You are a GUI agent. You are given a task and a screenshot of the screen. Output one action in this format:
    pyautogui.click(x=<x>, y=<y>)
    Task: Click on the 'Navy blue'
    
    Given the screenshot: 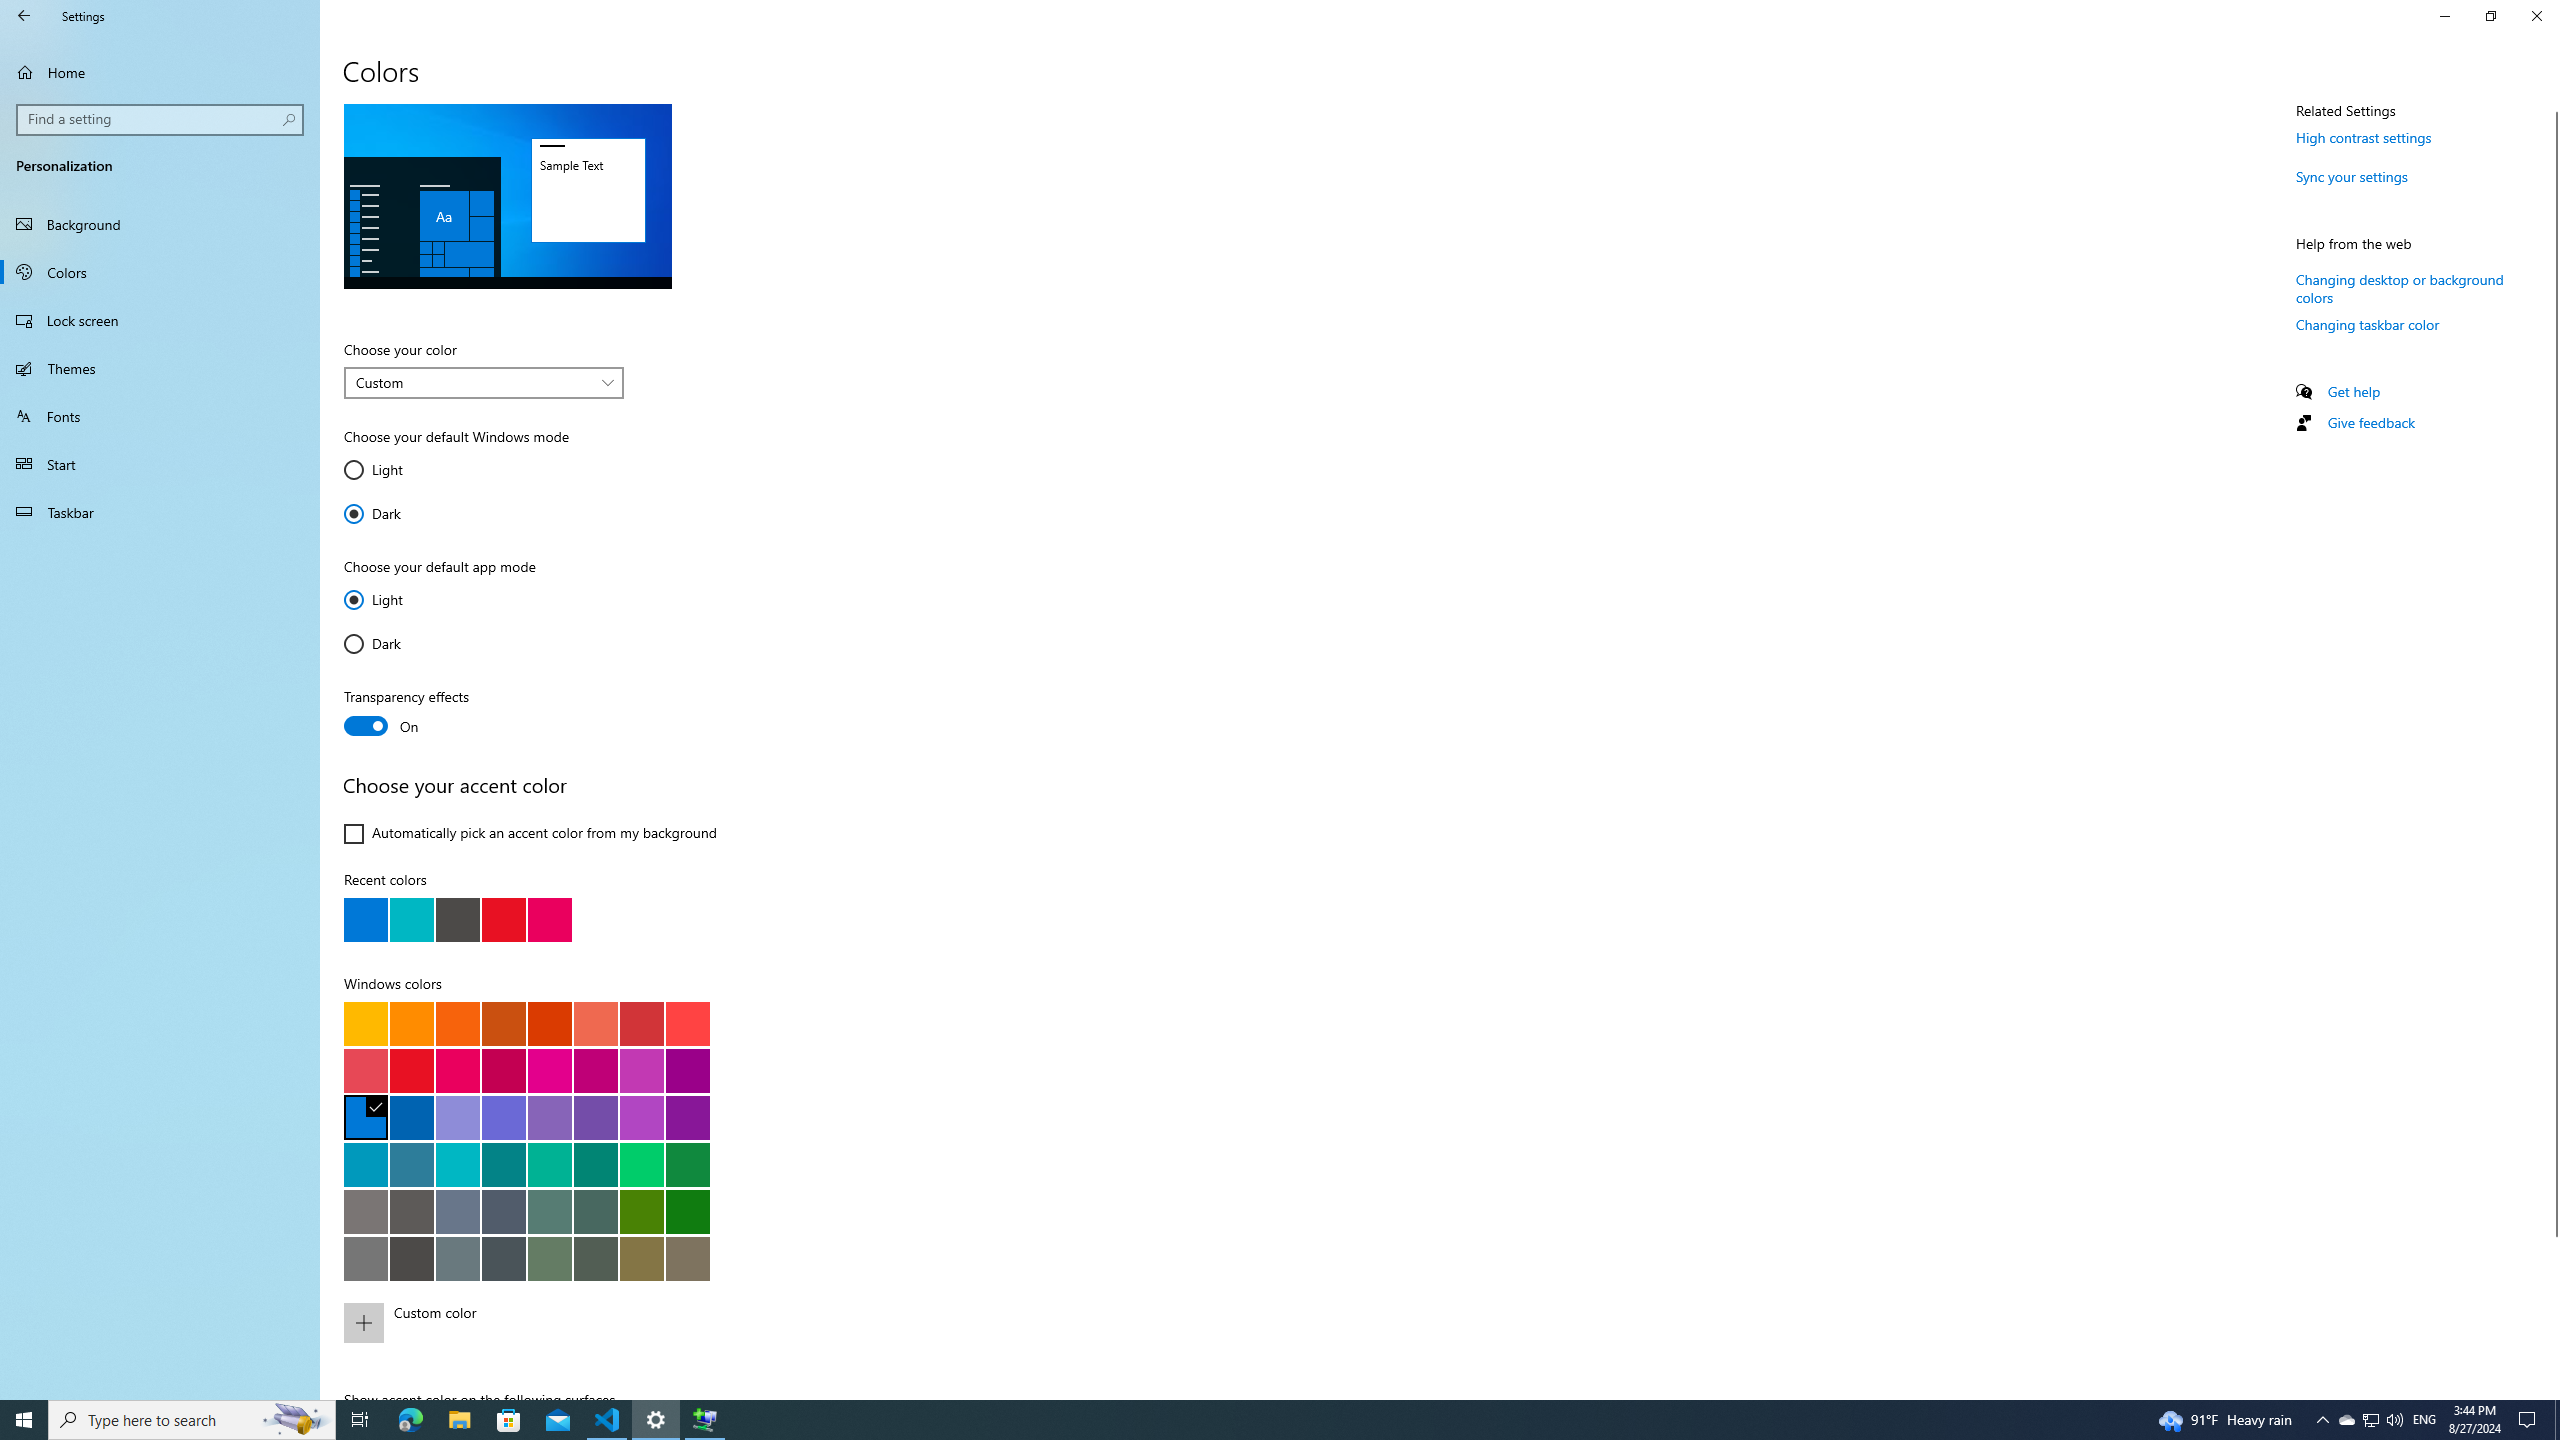 What is the action you would take?
    pyautogui.click(x=411, y=1117)
    